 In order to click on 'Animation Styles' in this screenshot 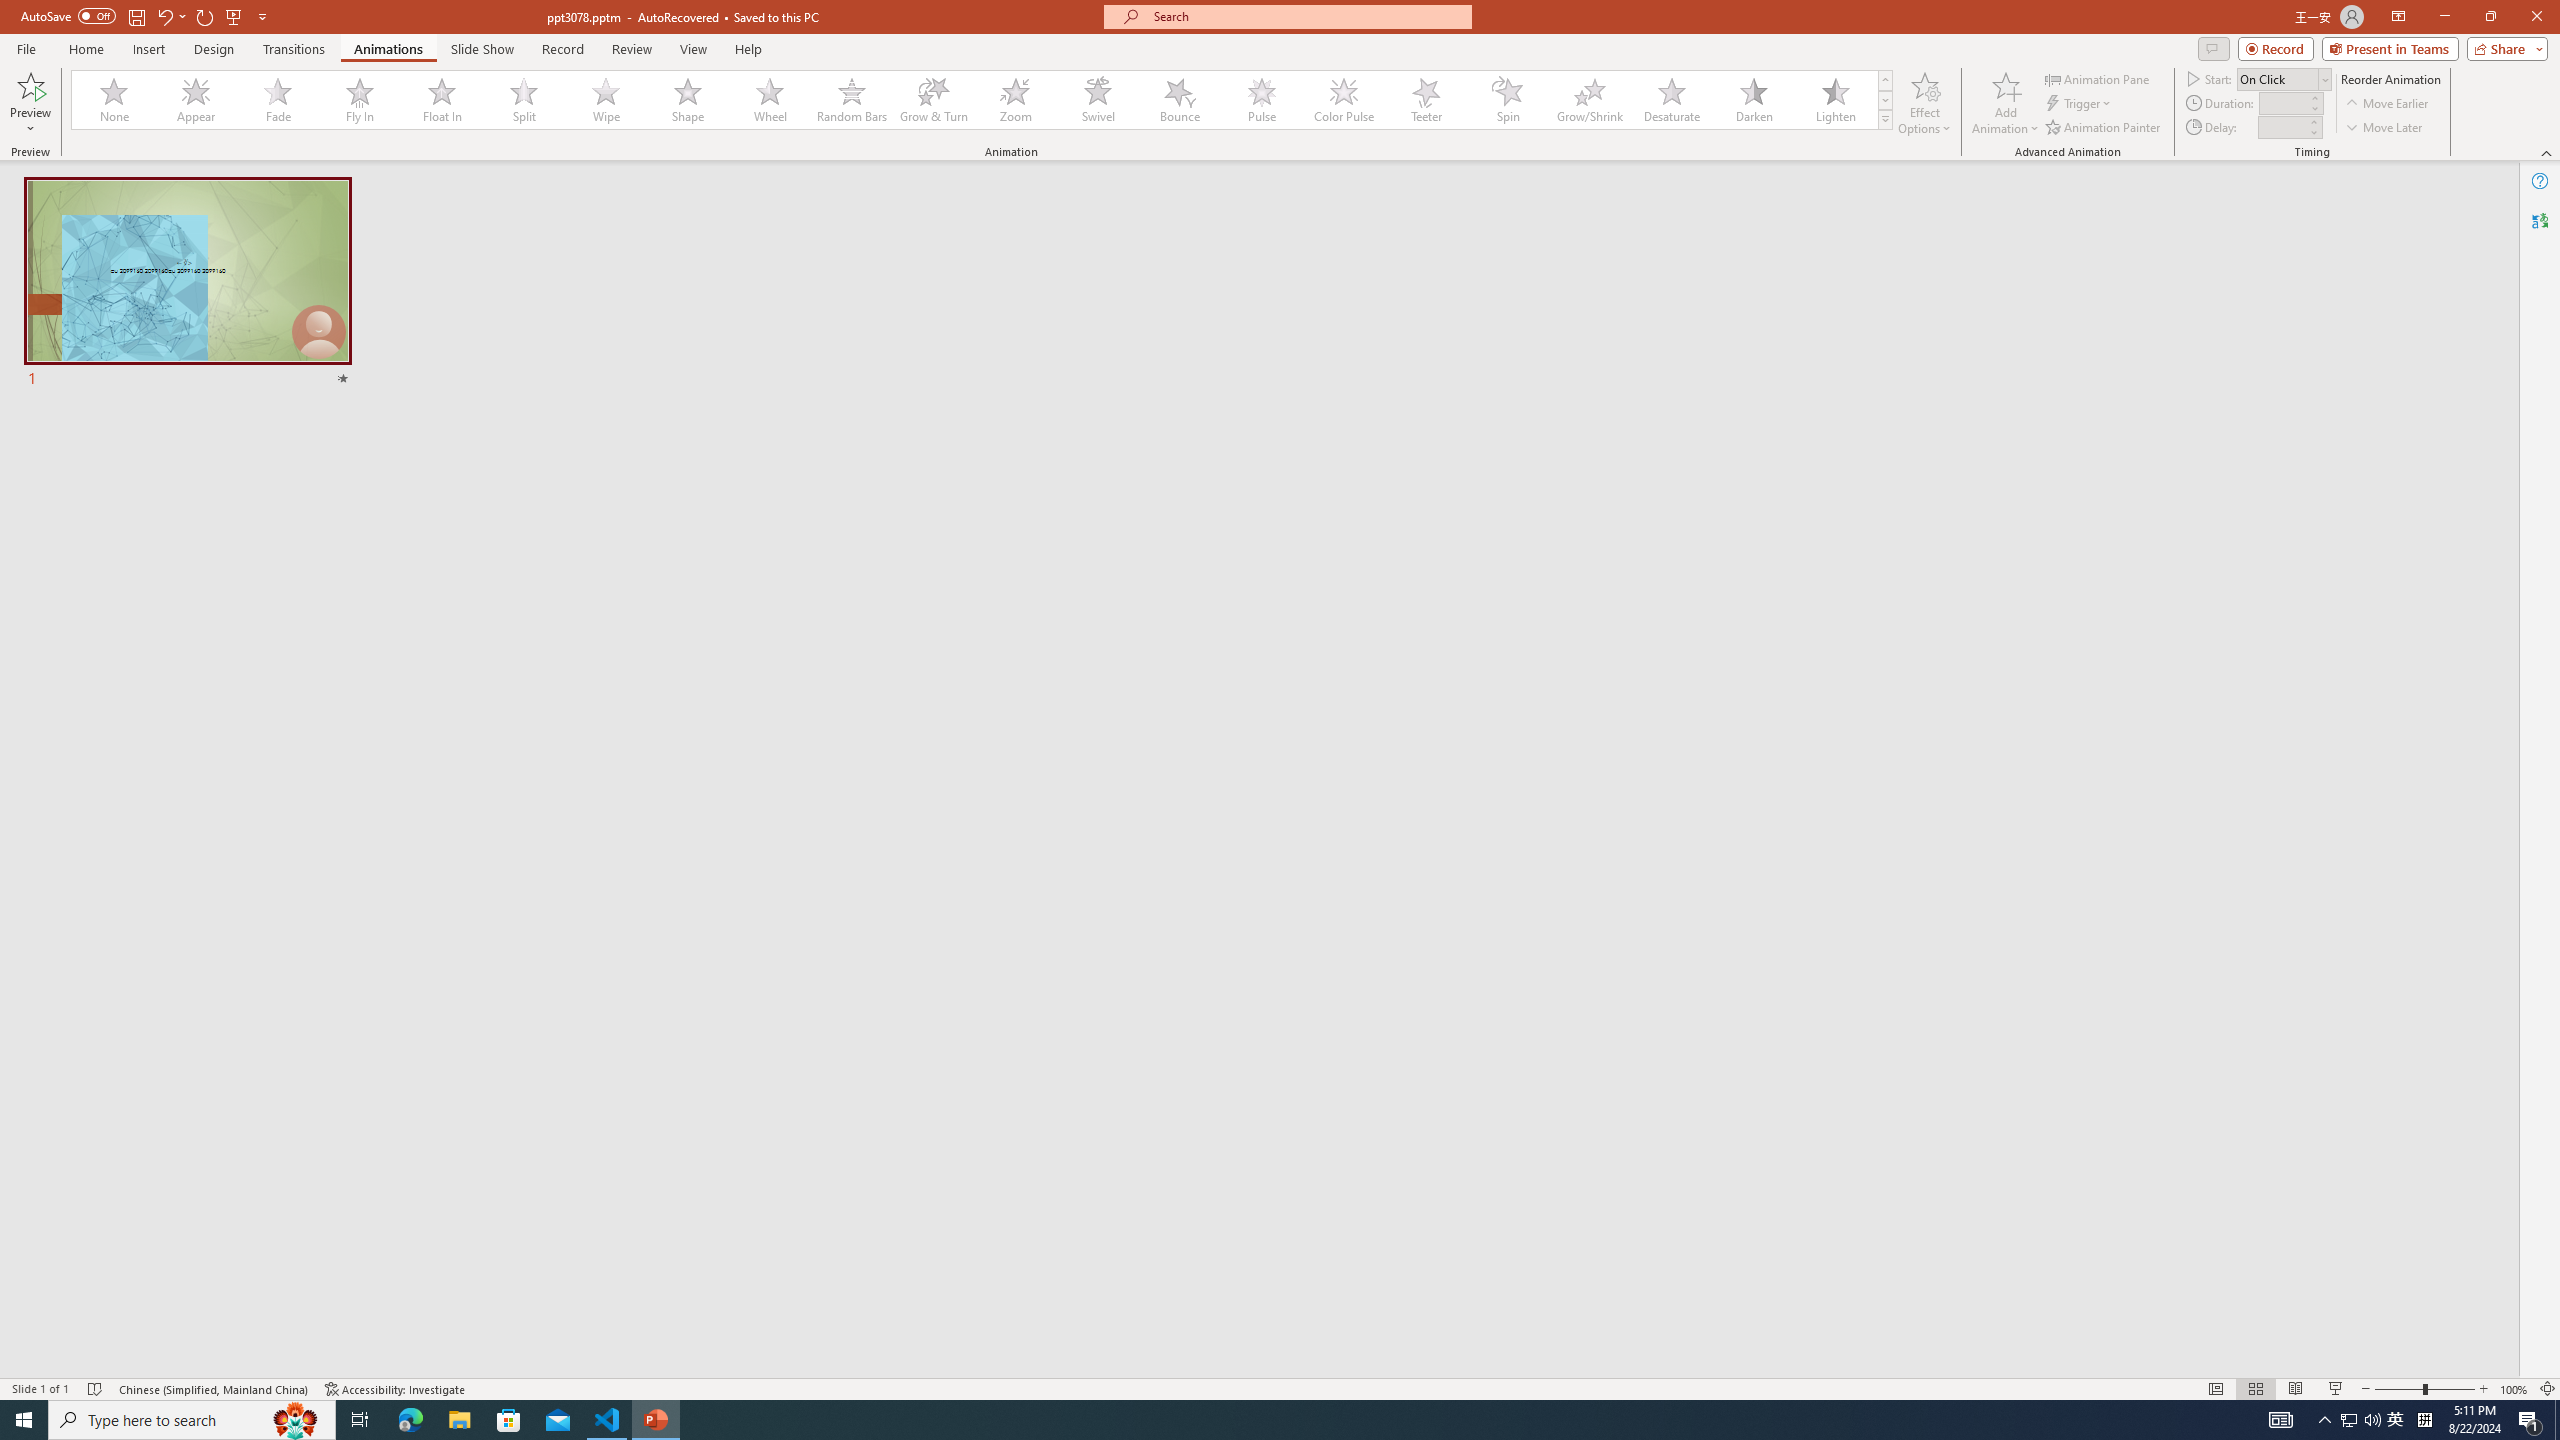, I will do `click(1884, 118)`.